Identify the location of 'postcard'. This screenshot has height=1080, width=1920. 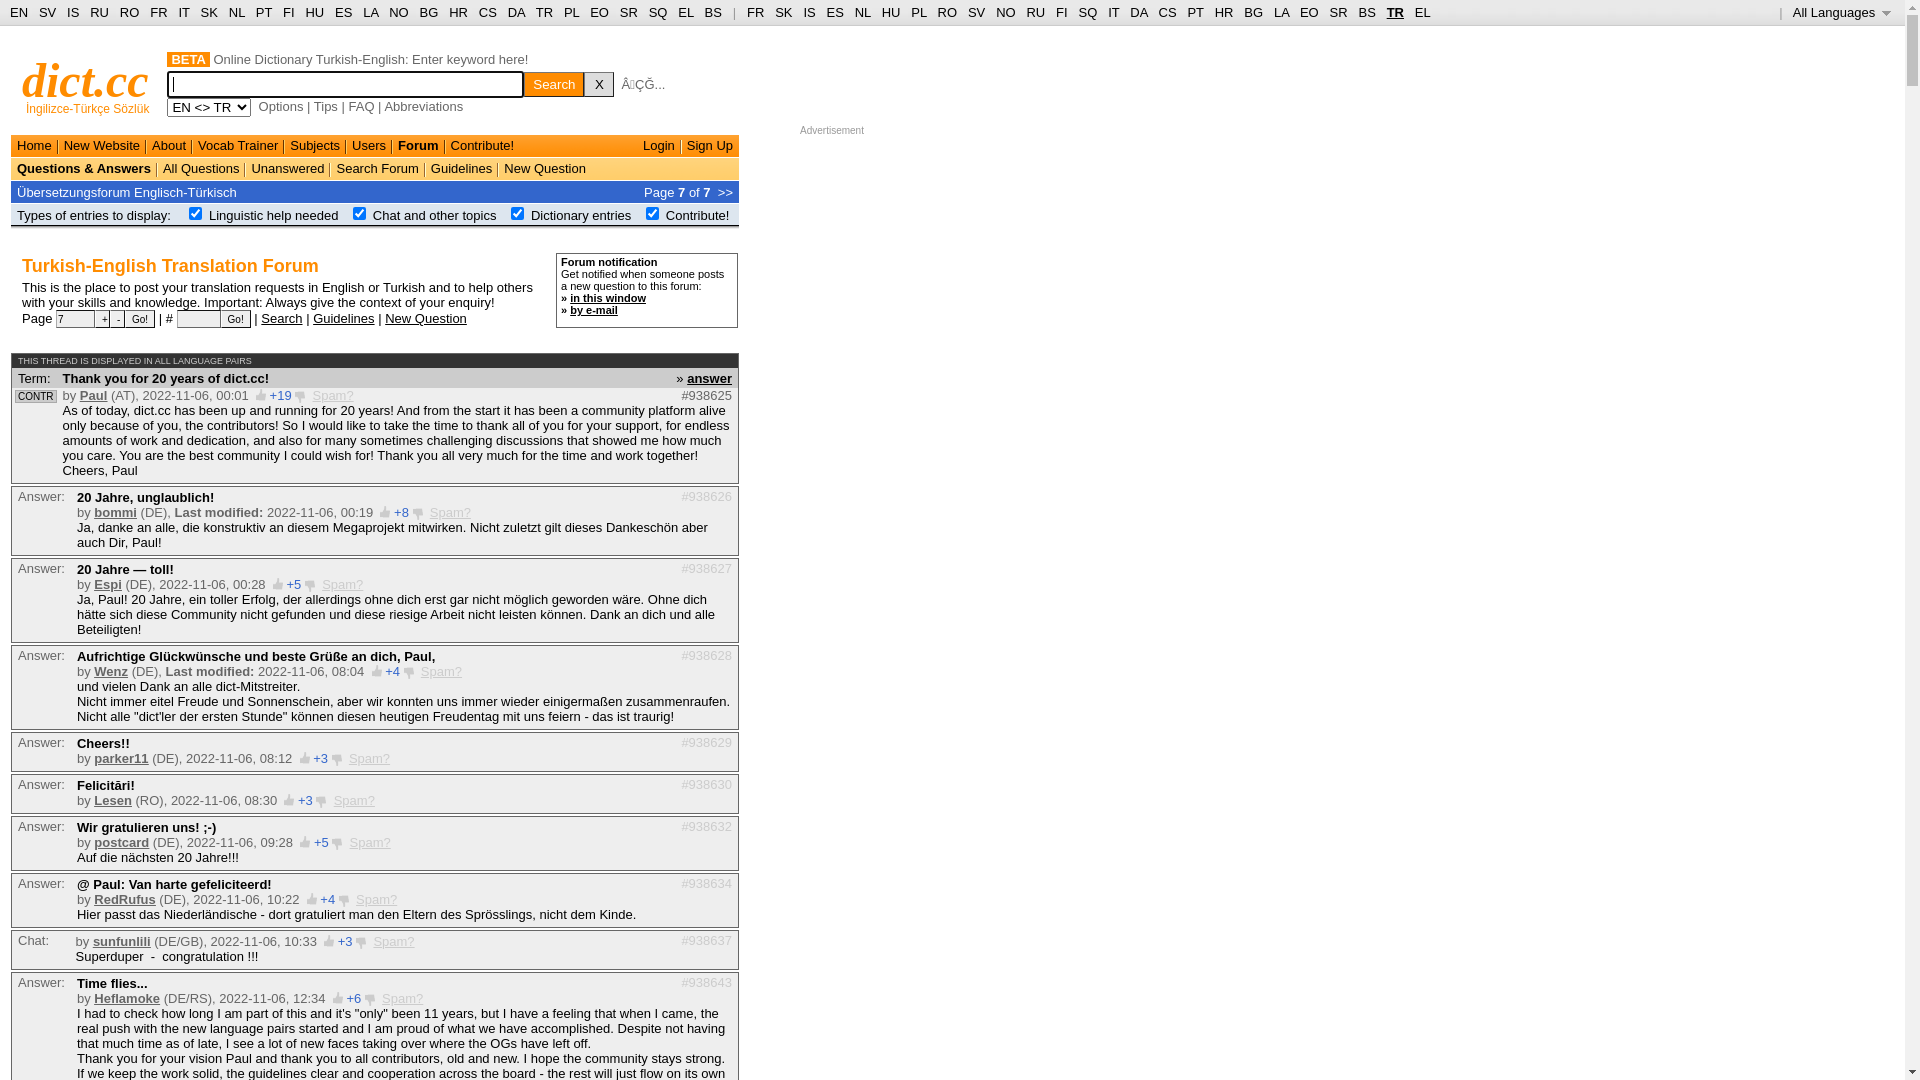
(120, 842).